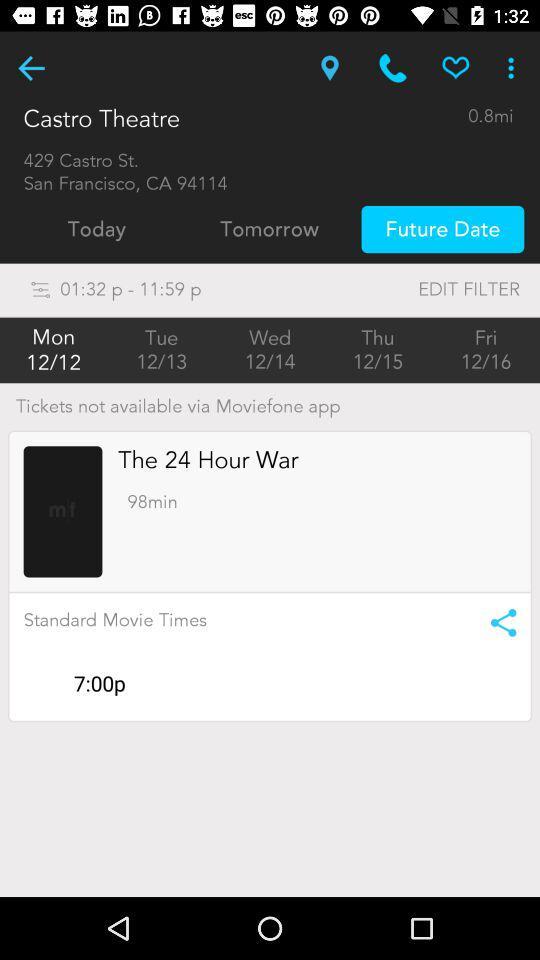 The width and height of the screenshot is (540, 960). I want to click on edit filter, so click(427, 288).